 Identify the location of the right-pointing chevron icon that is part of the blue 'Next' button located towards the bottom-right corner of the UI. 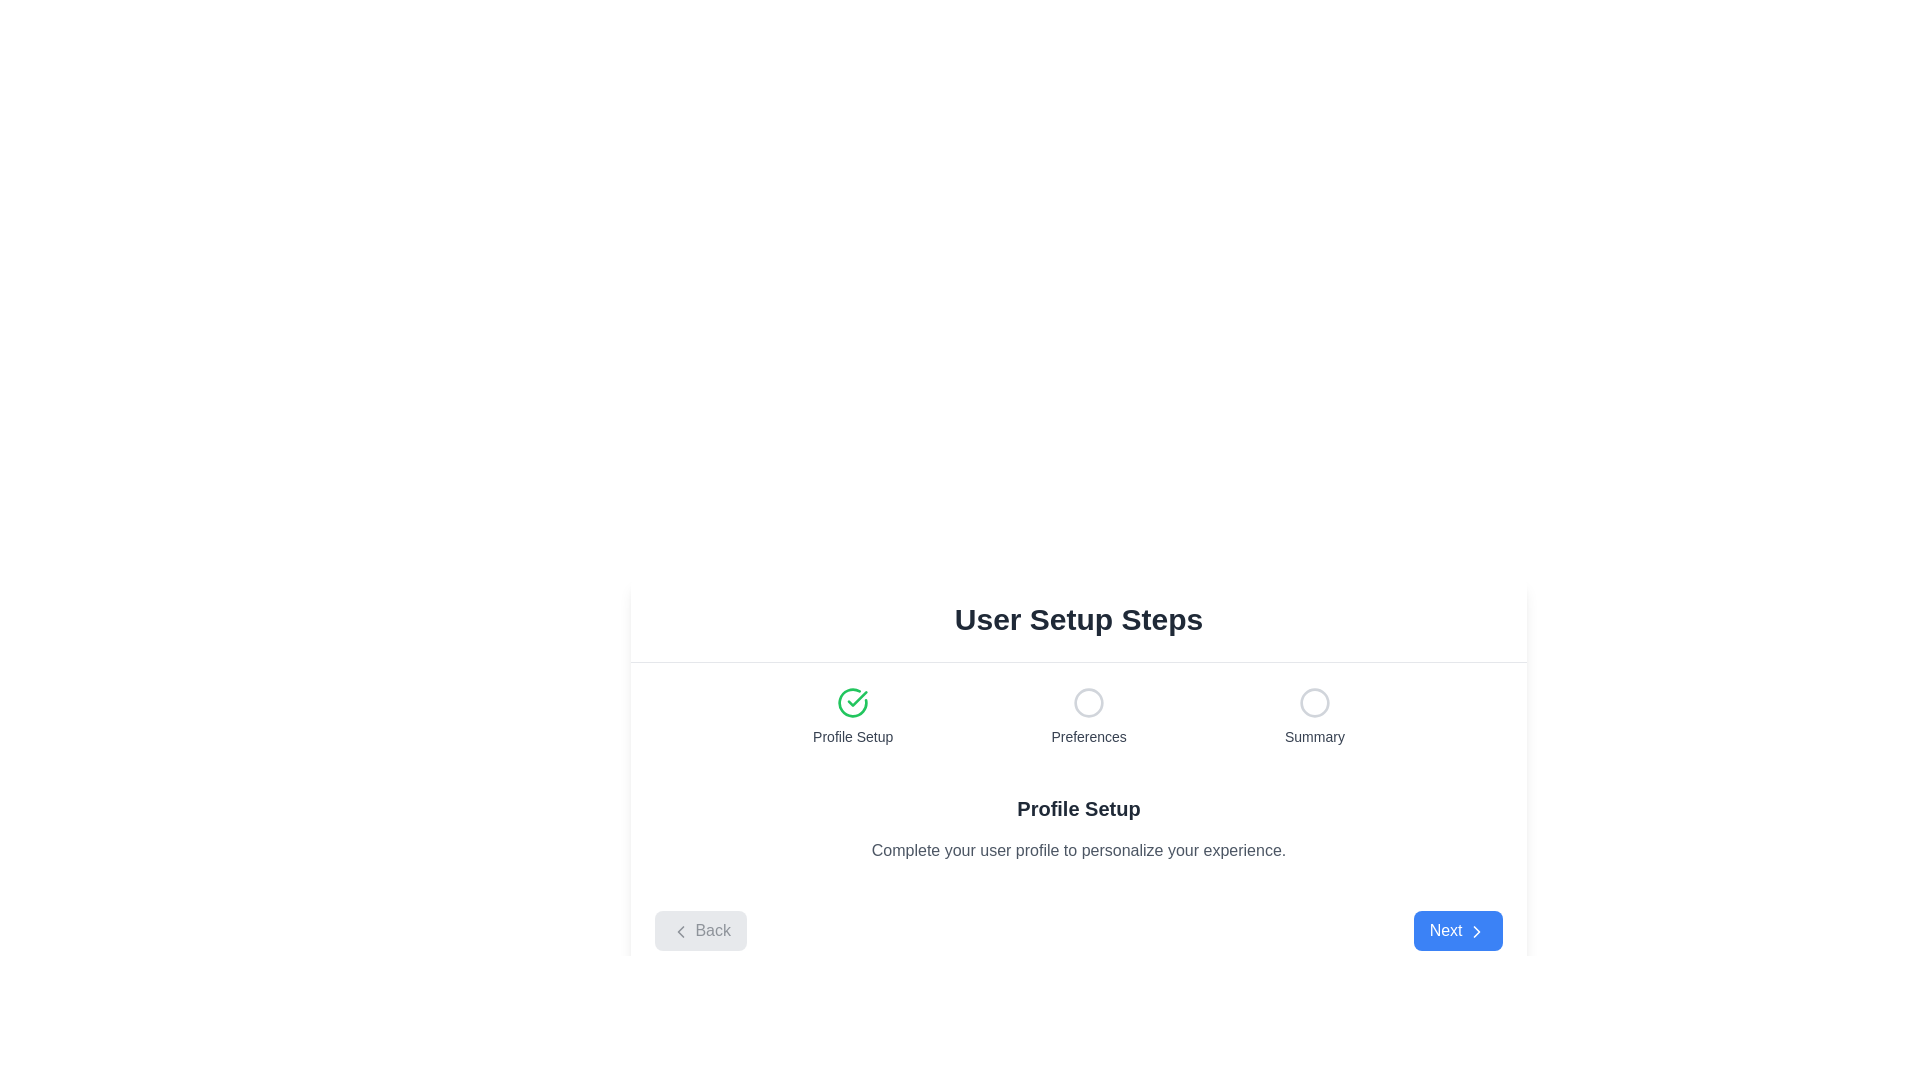
(1477, 930).